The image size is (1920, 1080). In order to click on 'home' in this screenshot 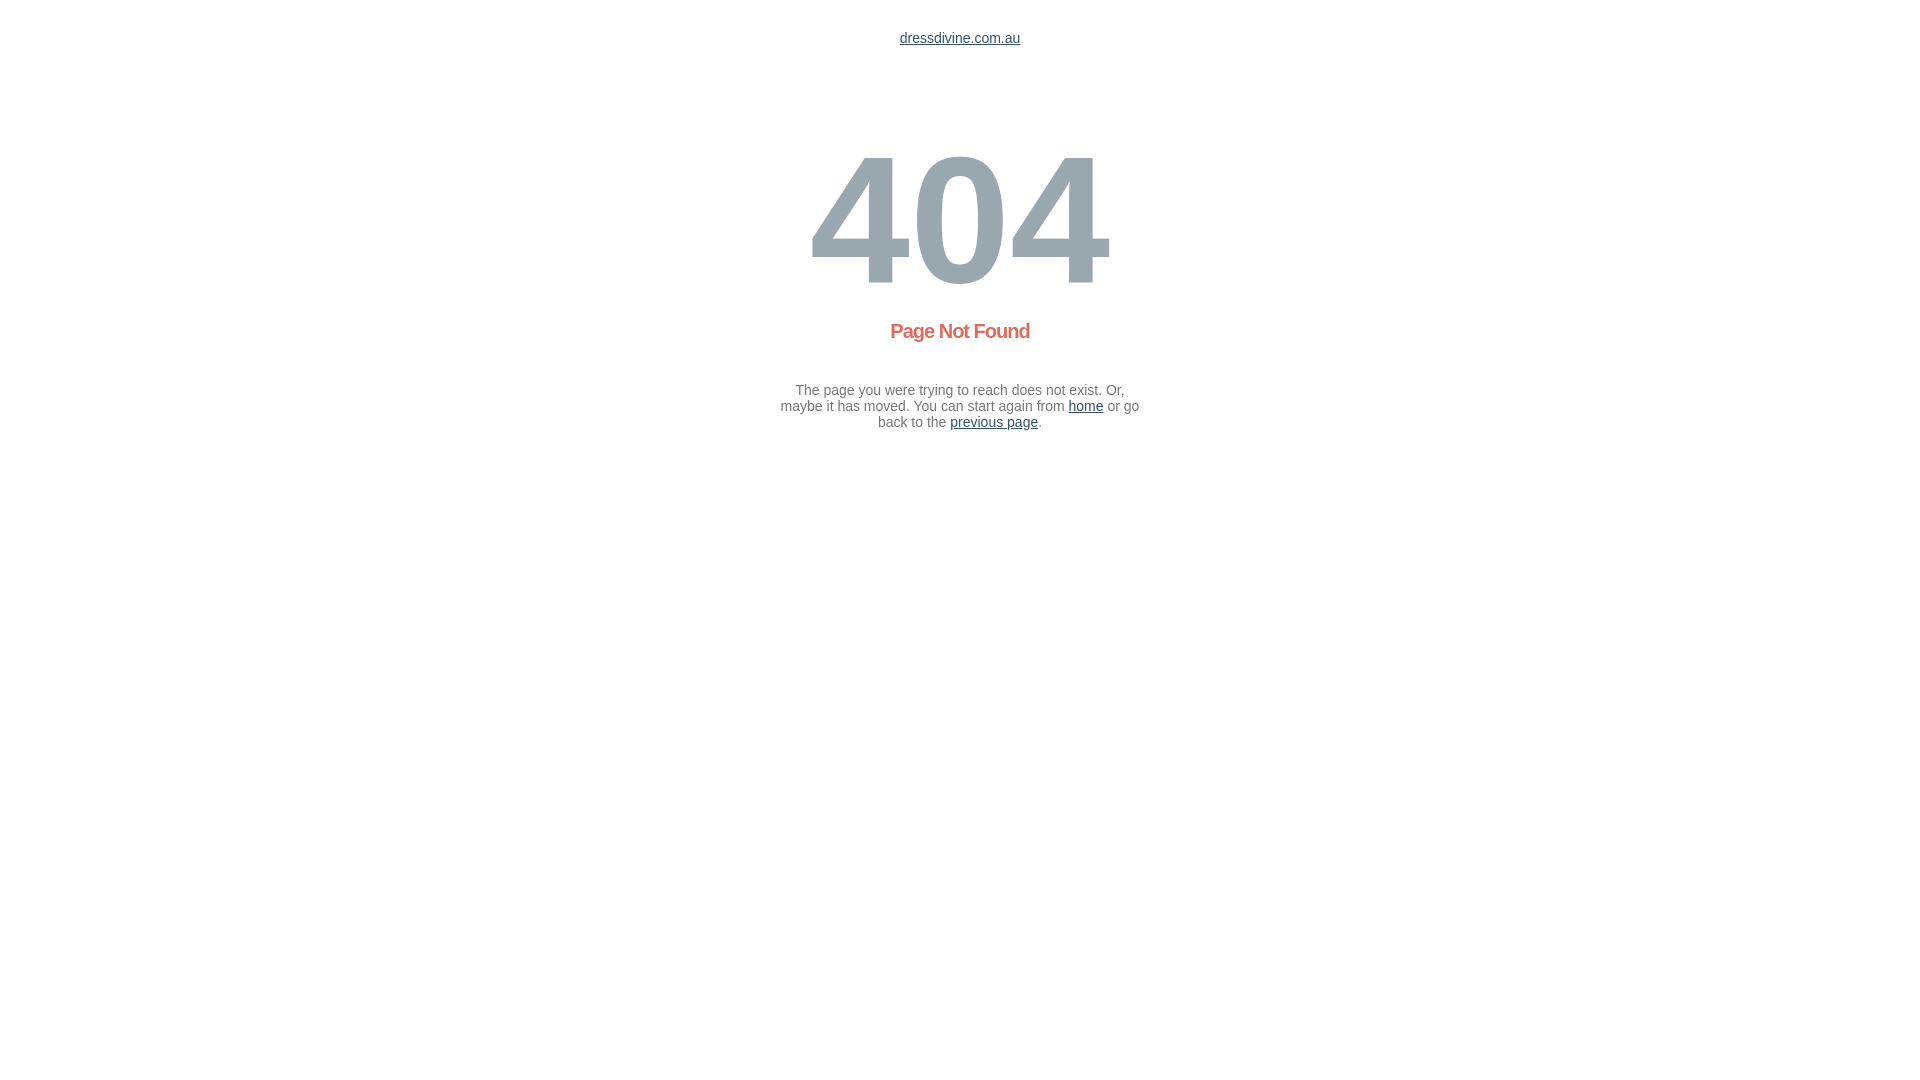, I will do `click(1085, 405)`.